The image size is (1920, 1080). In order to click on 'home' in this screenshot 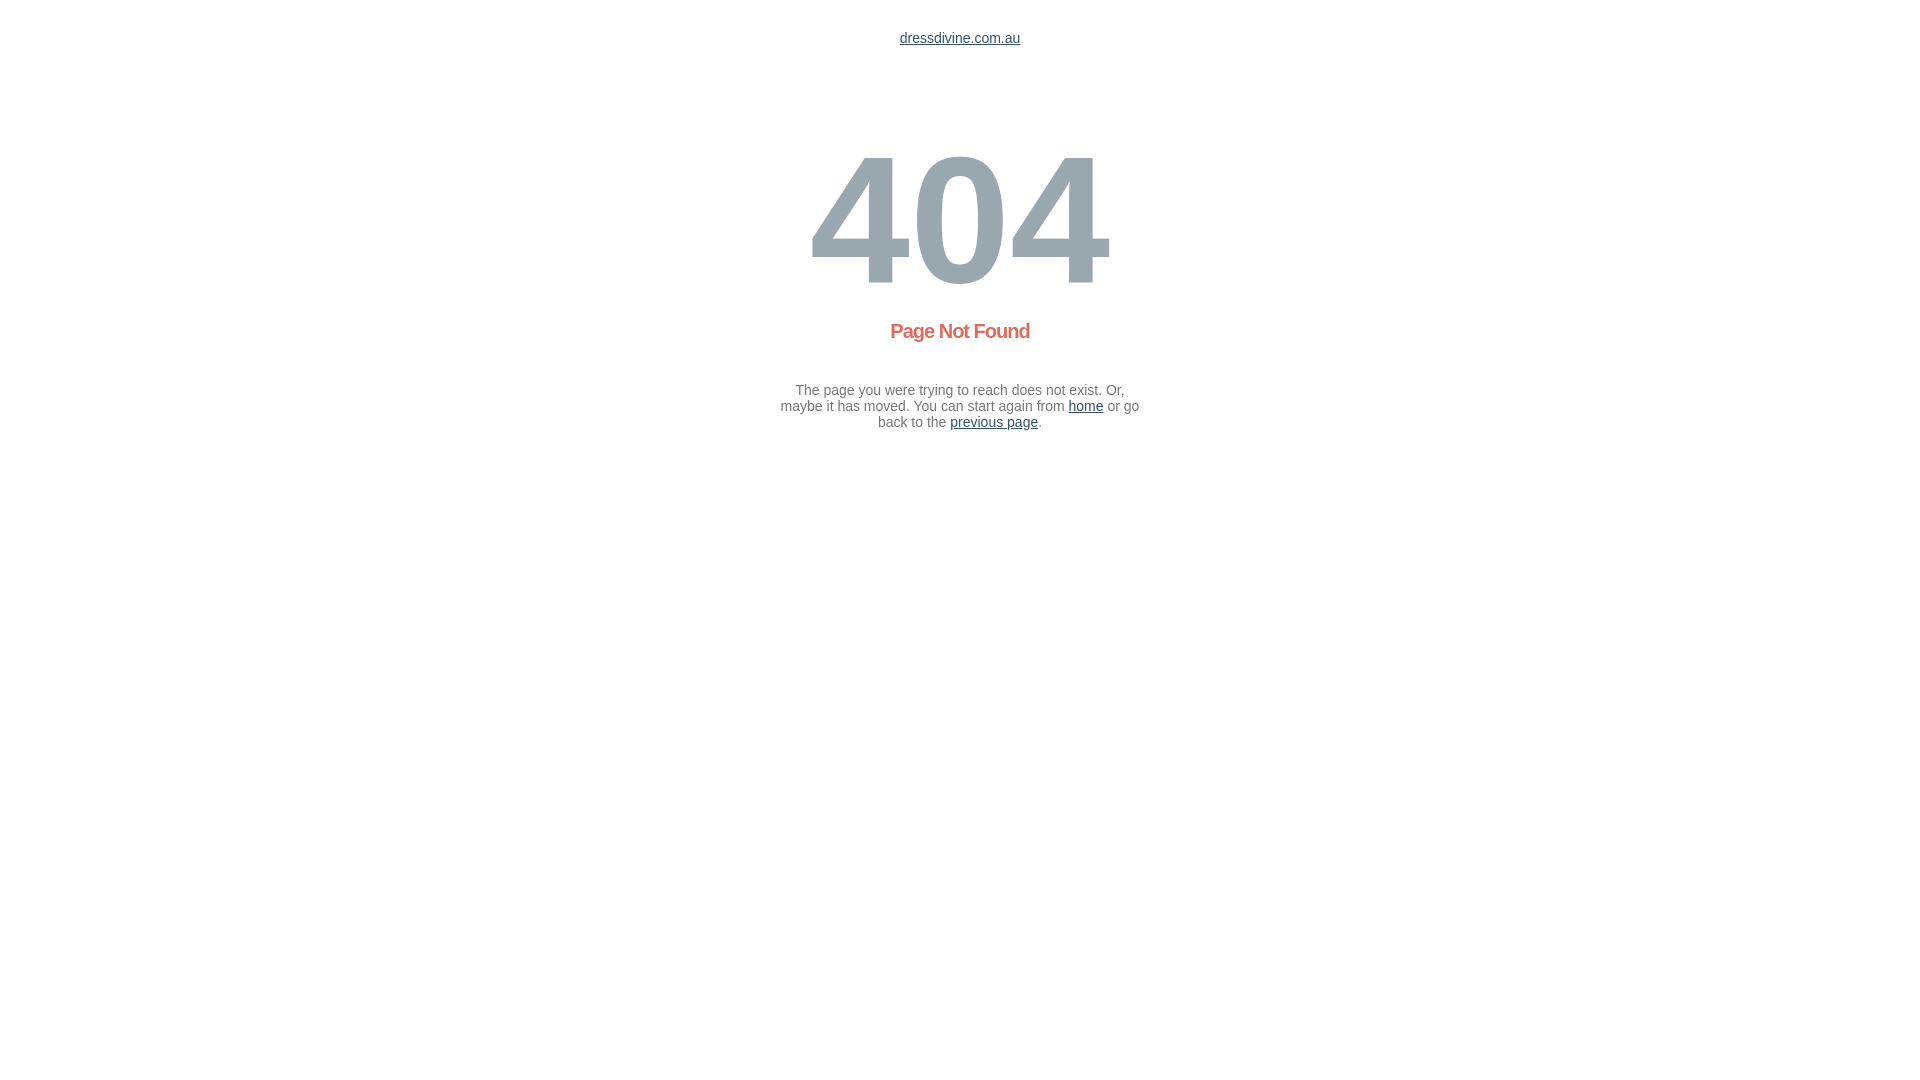, I will do `click(1085, 405)`.